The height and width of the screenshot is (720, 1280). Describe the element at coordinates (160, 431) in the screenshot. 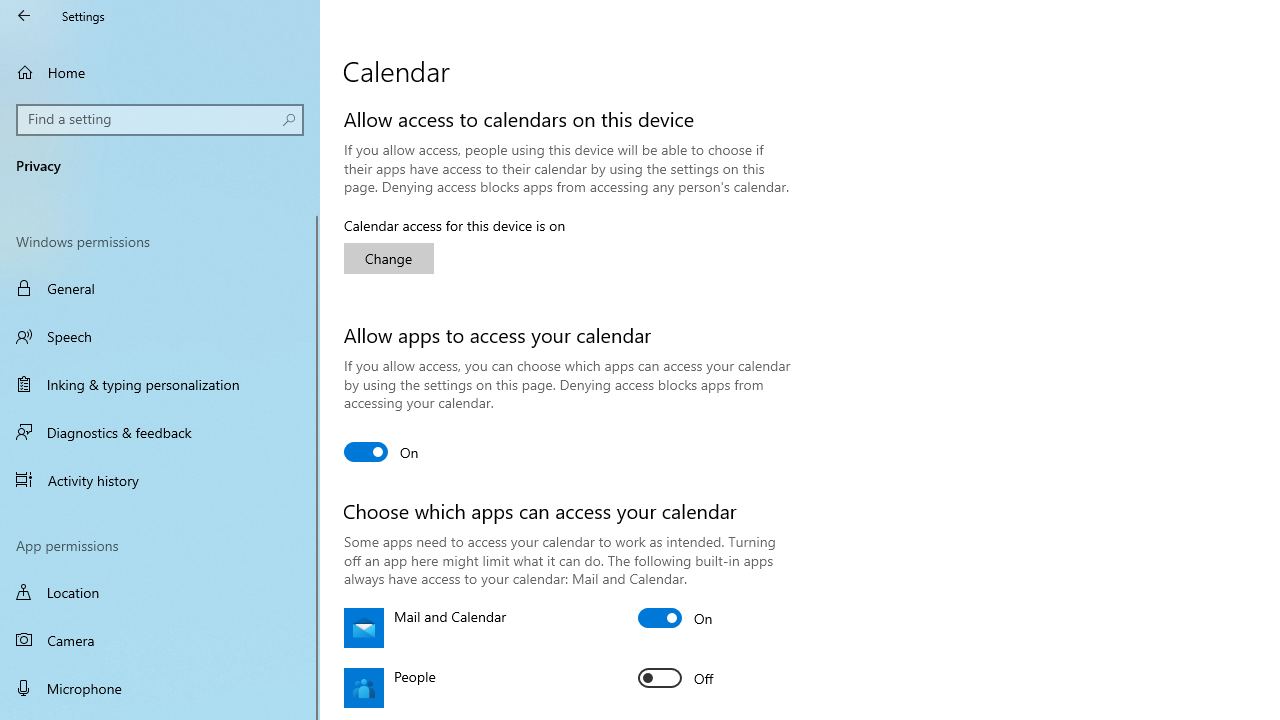

I see `'Diagnostics & feedback'` at that location.